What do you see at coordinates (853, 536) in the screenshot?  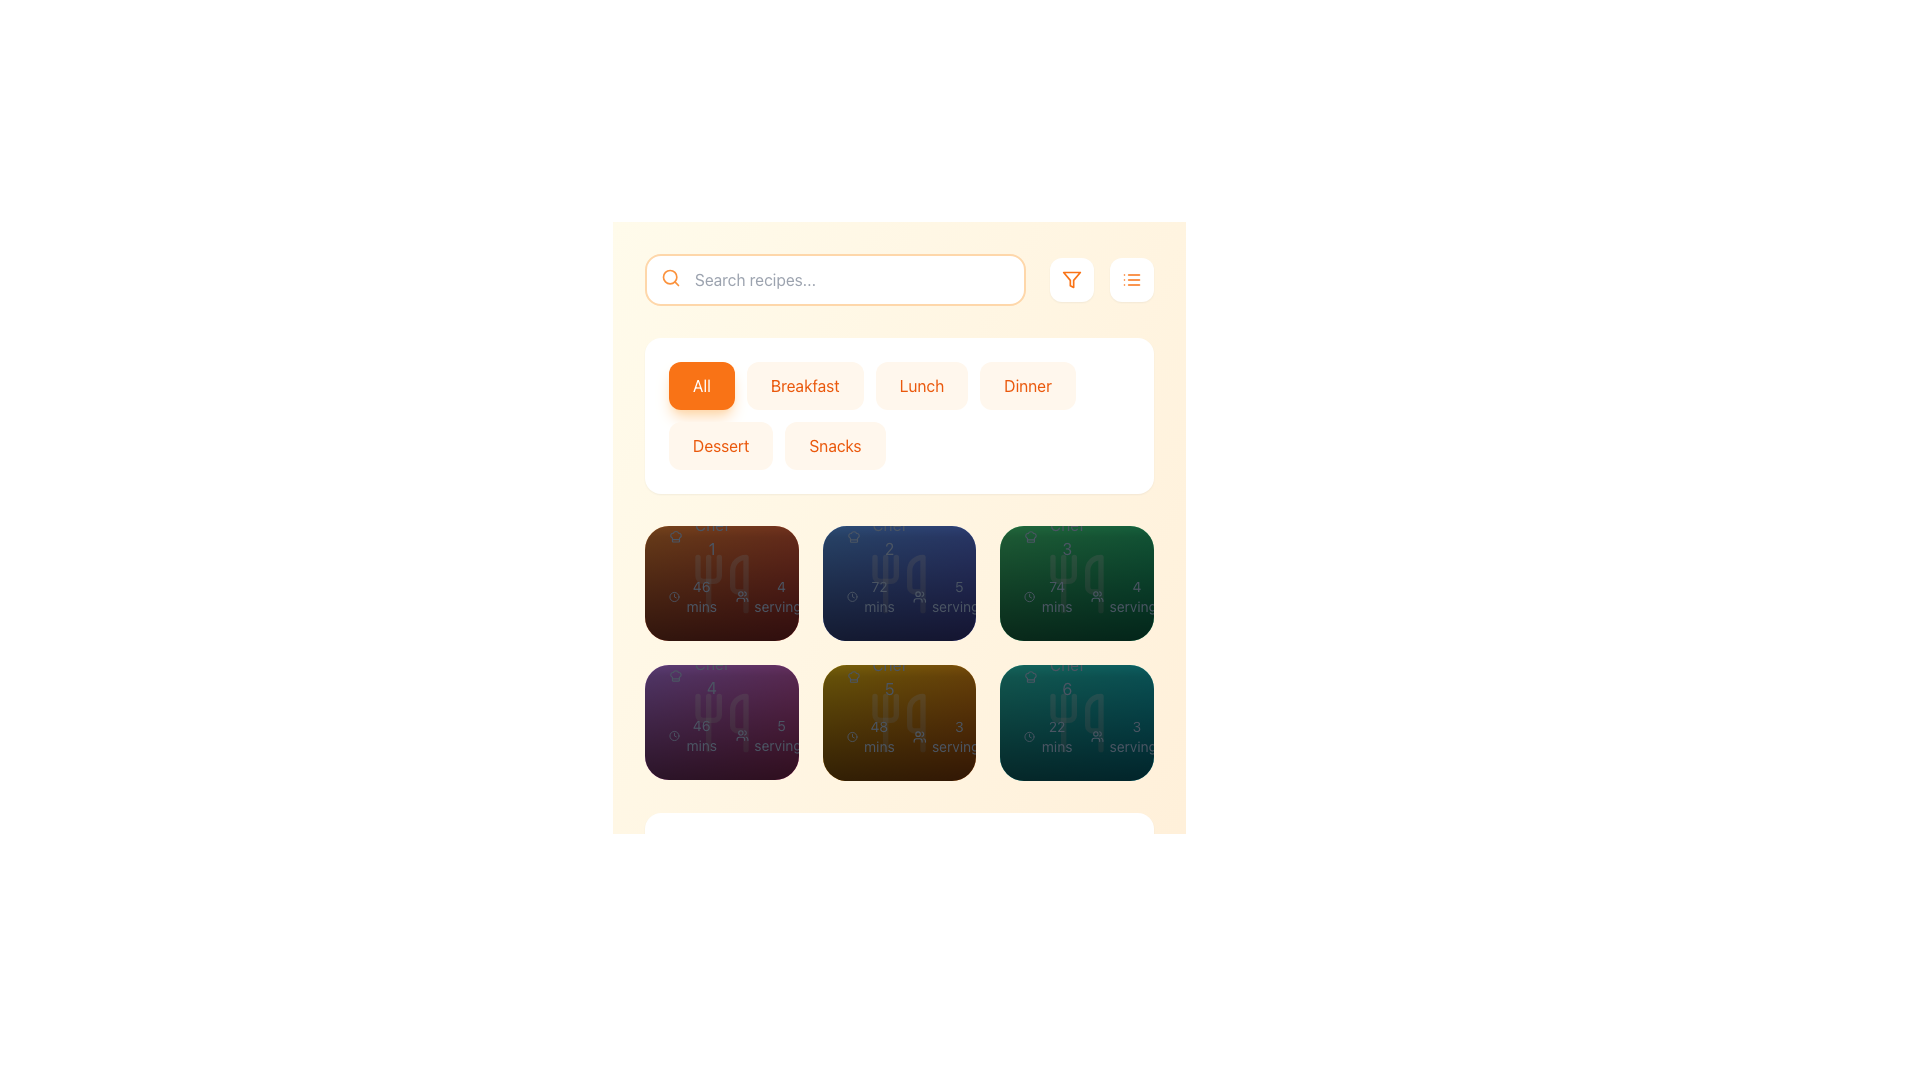 I see `the icon to the left of the text label 'Chef 2'` at bounding box center [853, 536].